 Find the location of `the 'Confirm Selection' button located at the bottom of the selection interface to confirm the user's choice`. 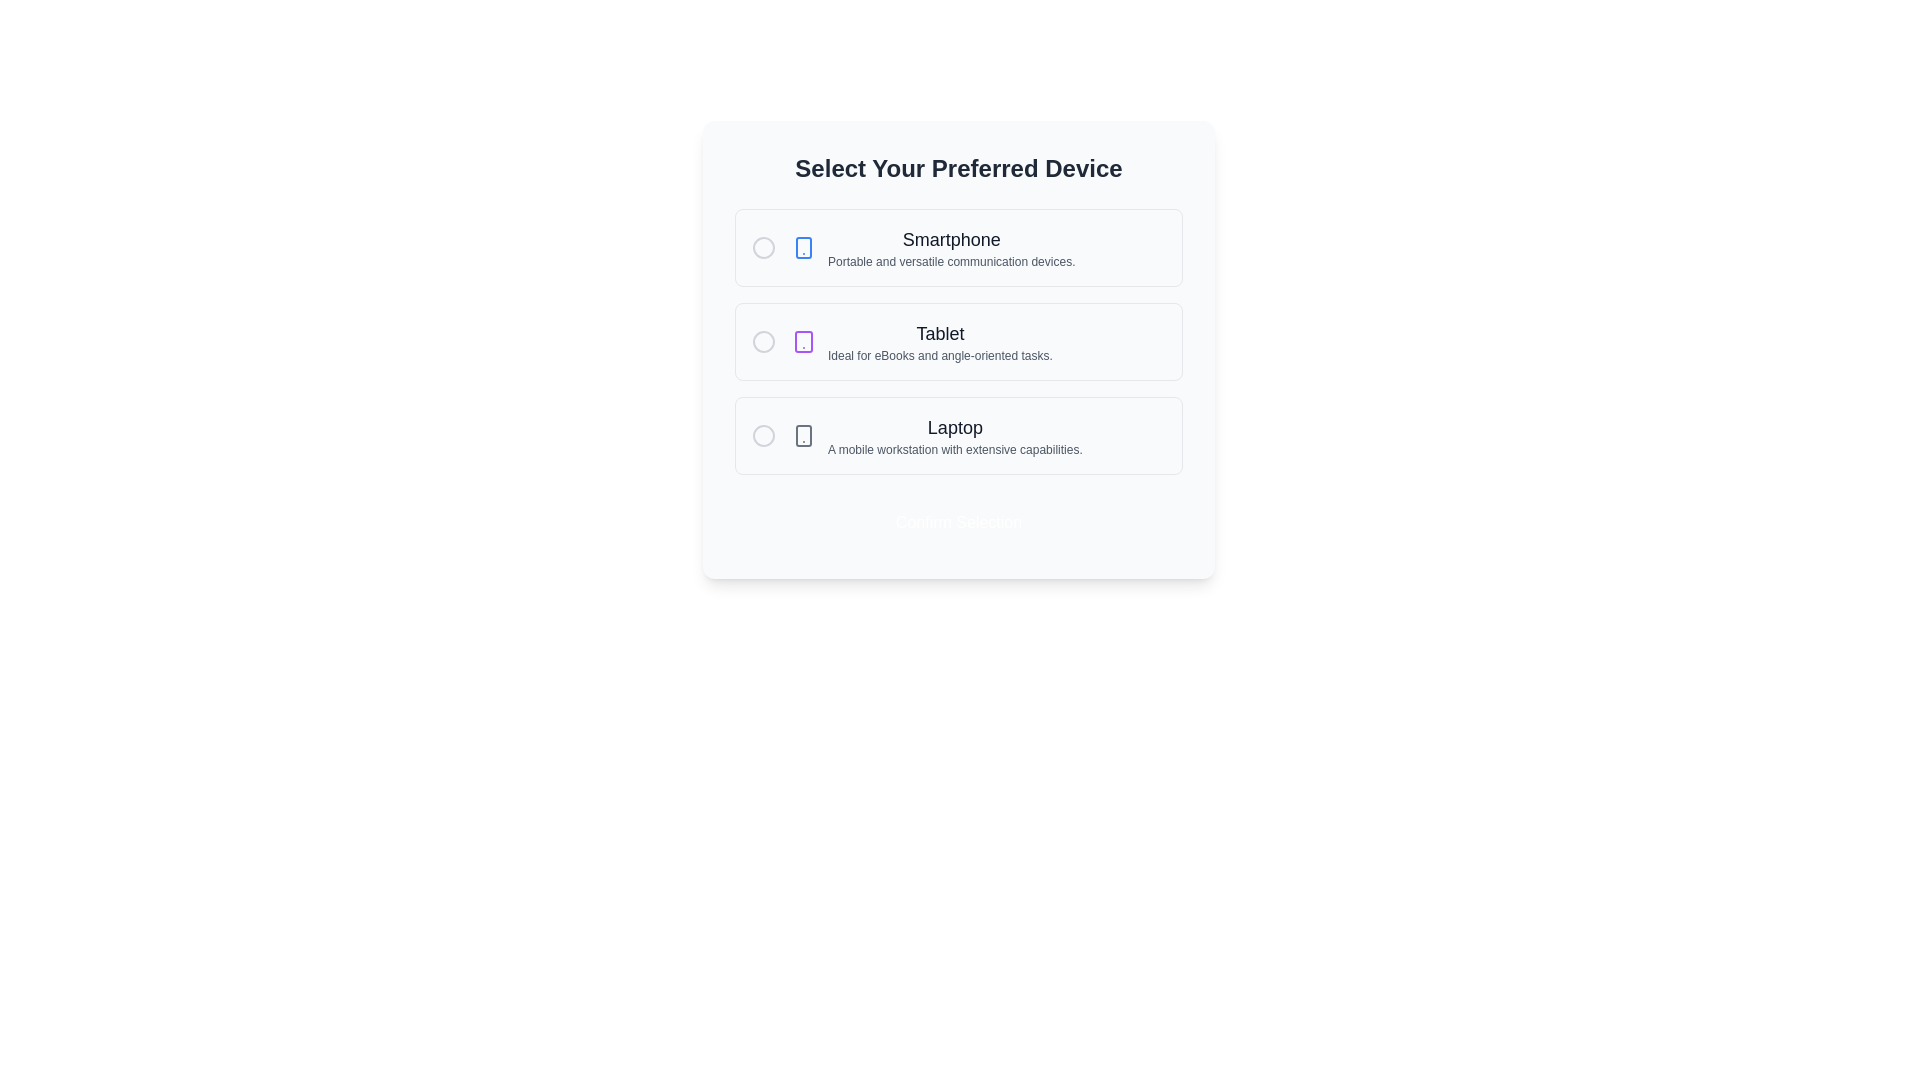

the 'Confirm Selection' button located at the bottom of the selection interface to confirm the user's choice is located at coordinates (958, 522).